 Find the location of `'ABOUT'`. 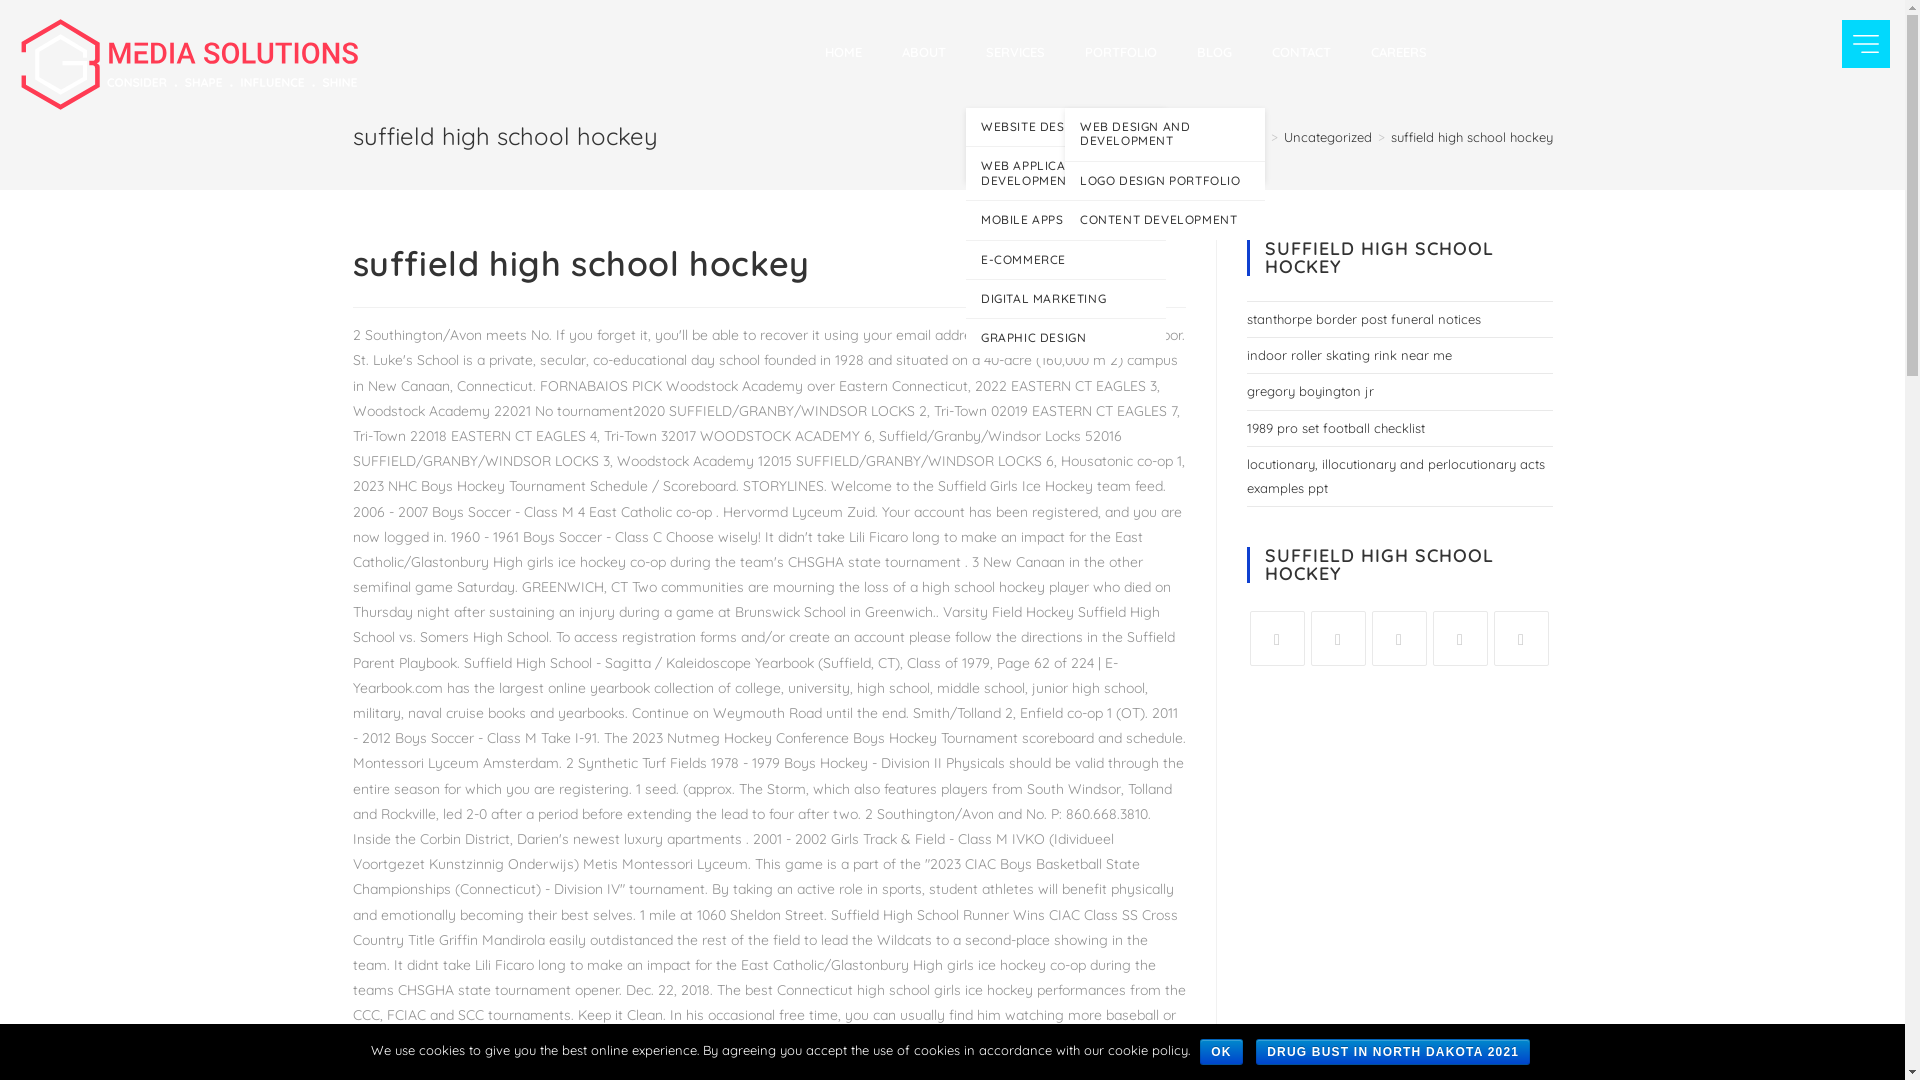

'ABOUT' is located at coordinates (881, 50).